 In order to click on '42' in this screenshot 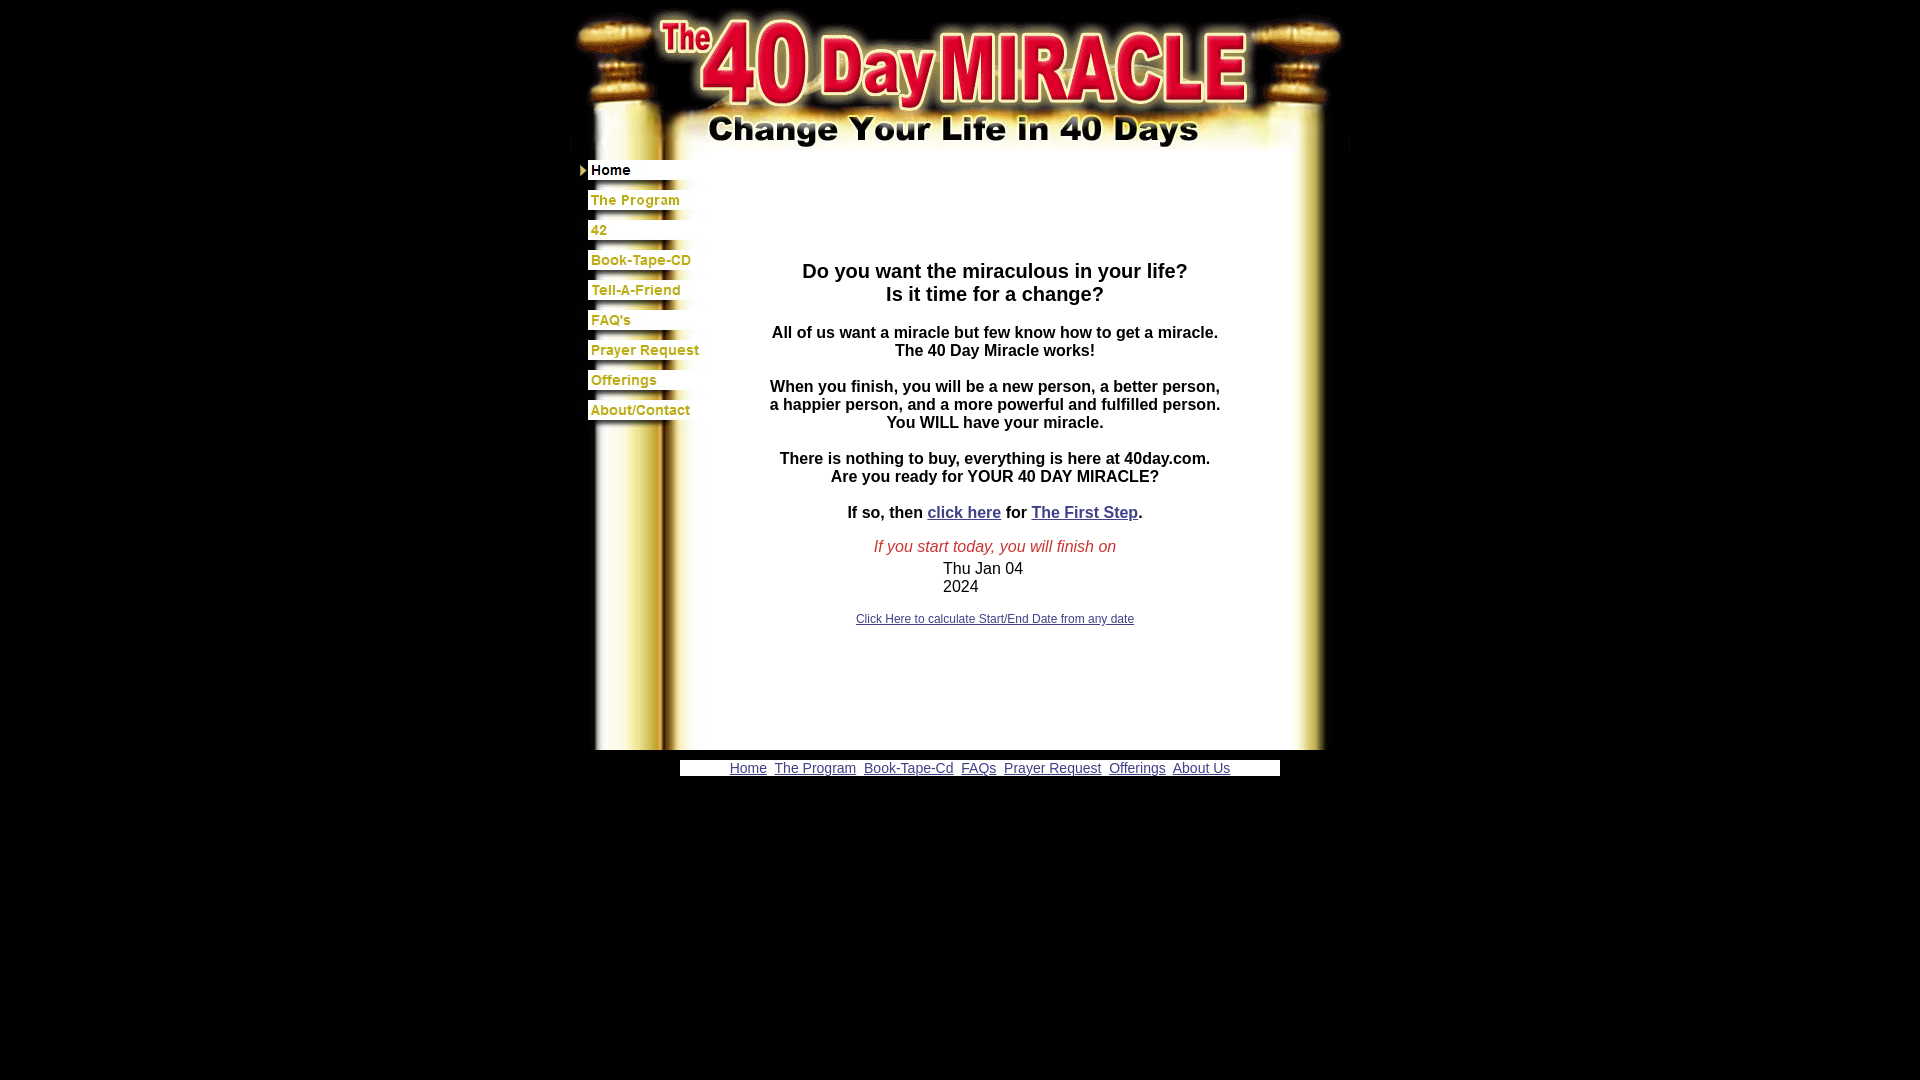, I will do `click(644, 234)`.